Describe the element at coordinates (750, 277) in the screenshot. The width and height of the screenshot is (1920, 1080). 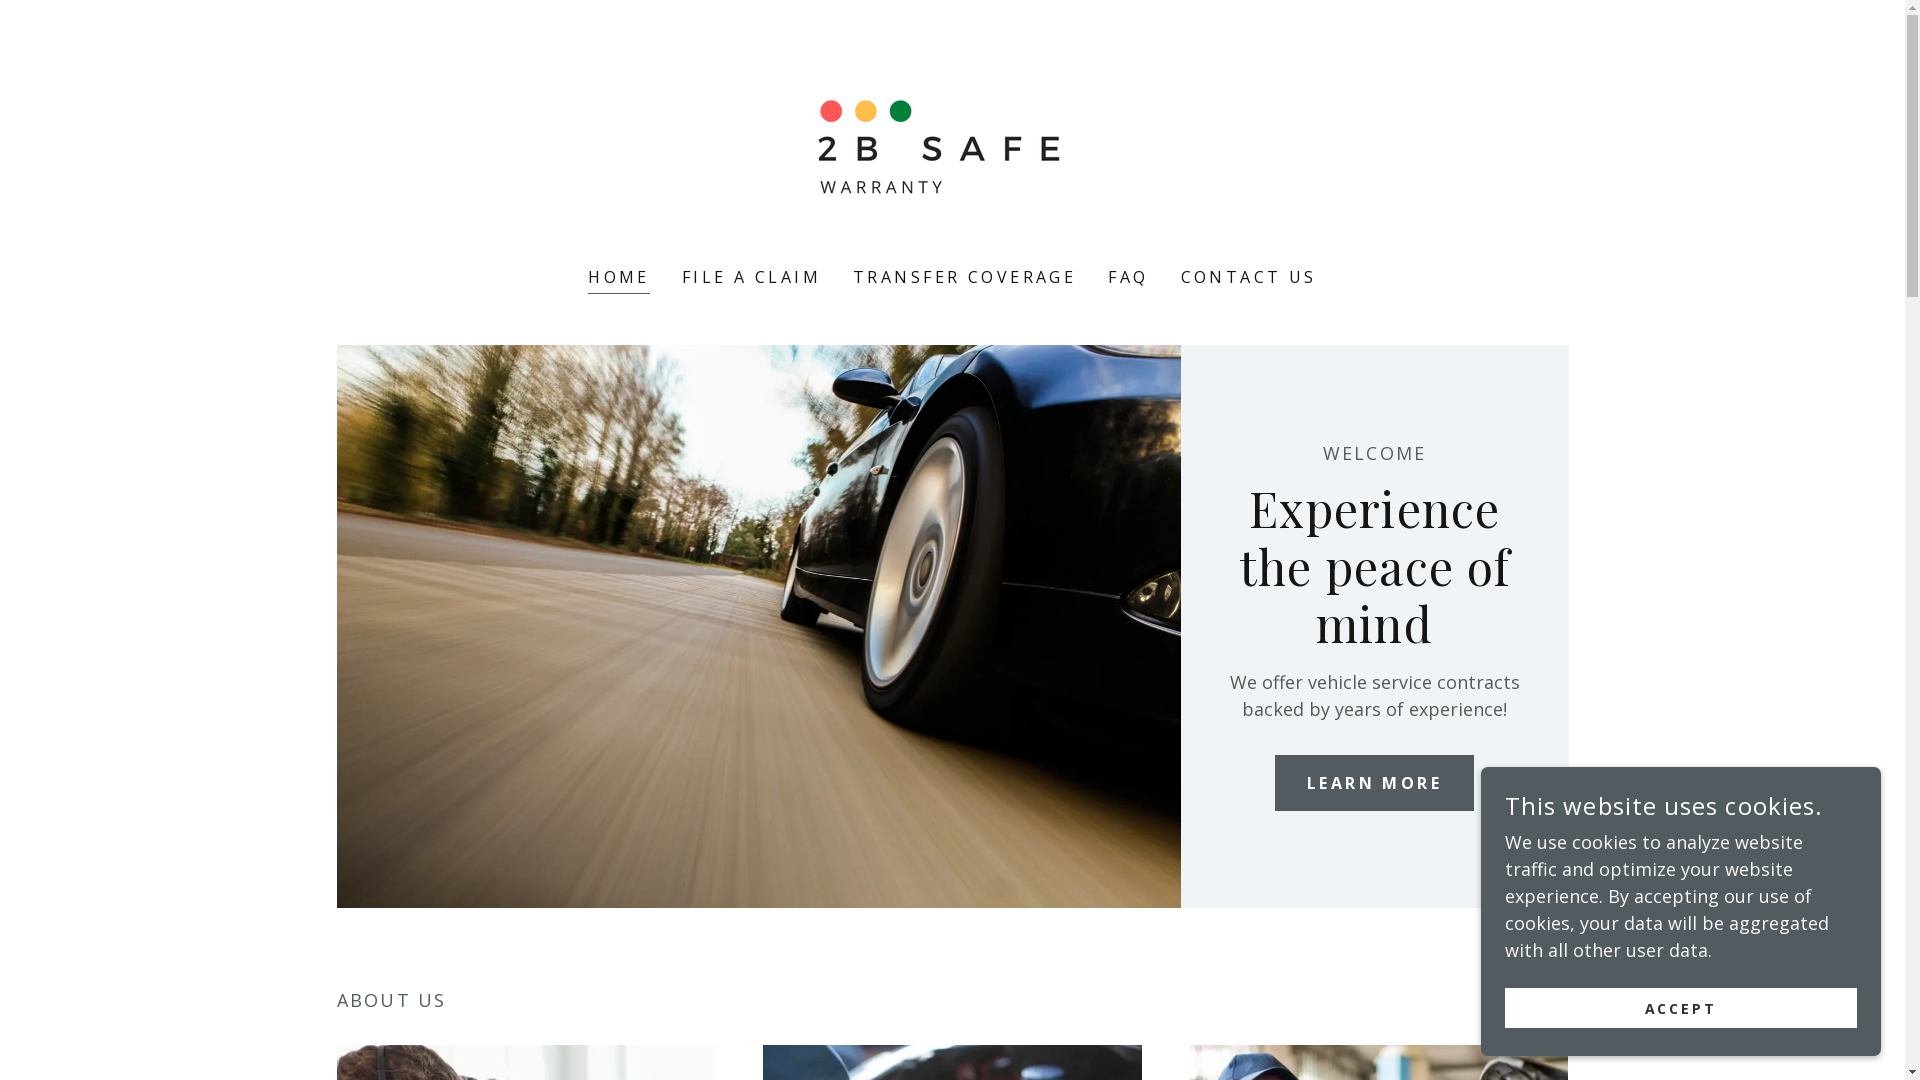
I see `'FILE A CLAIM'` at that location.